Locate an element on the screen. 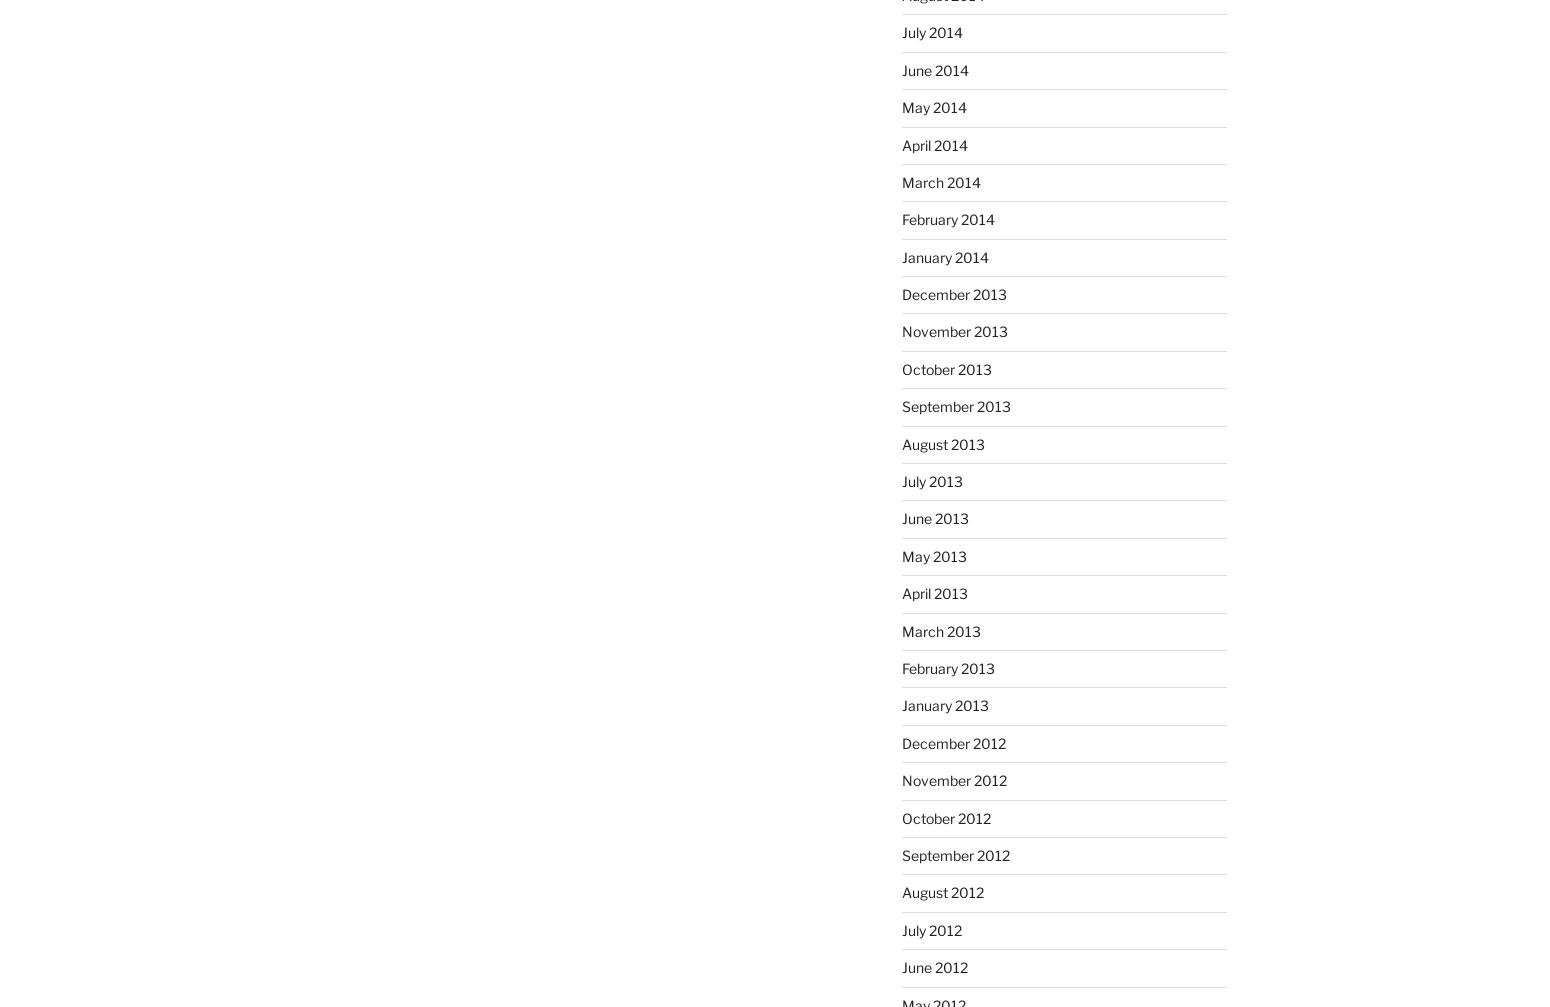 This screenshot has width=1550, height=1007. 'May 2013' is located at coordinates (932, 554).